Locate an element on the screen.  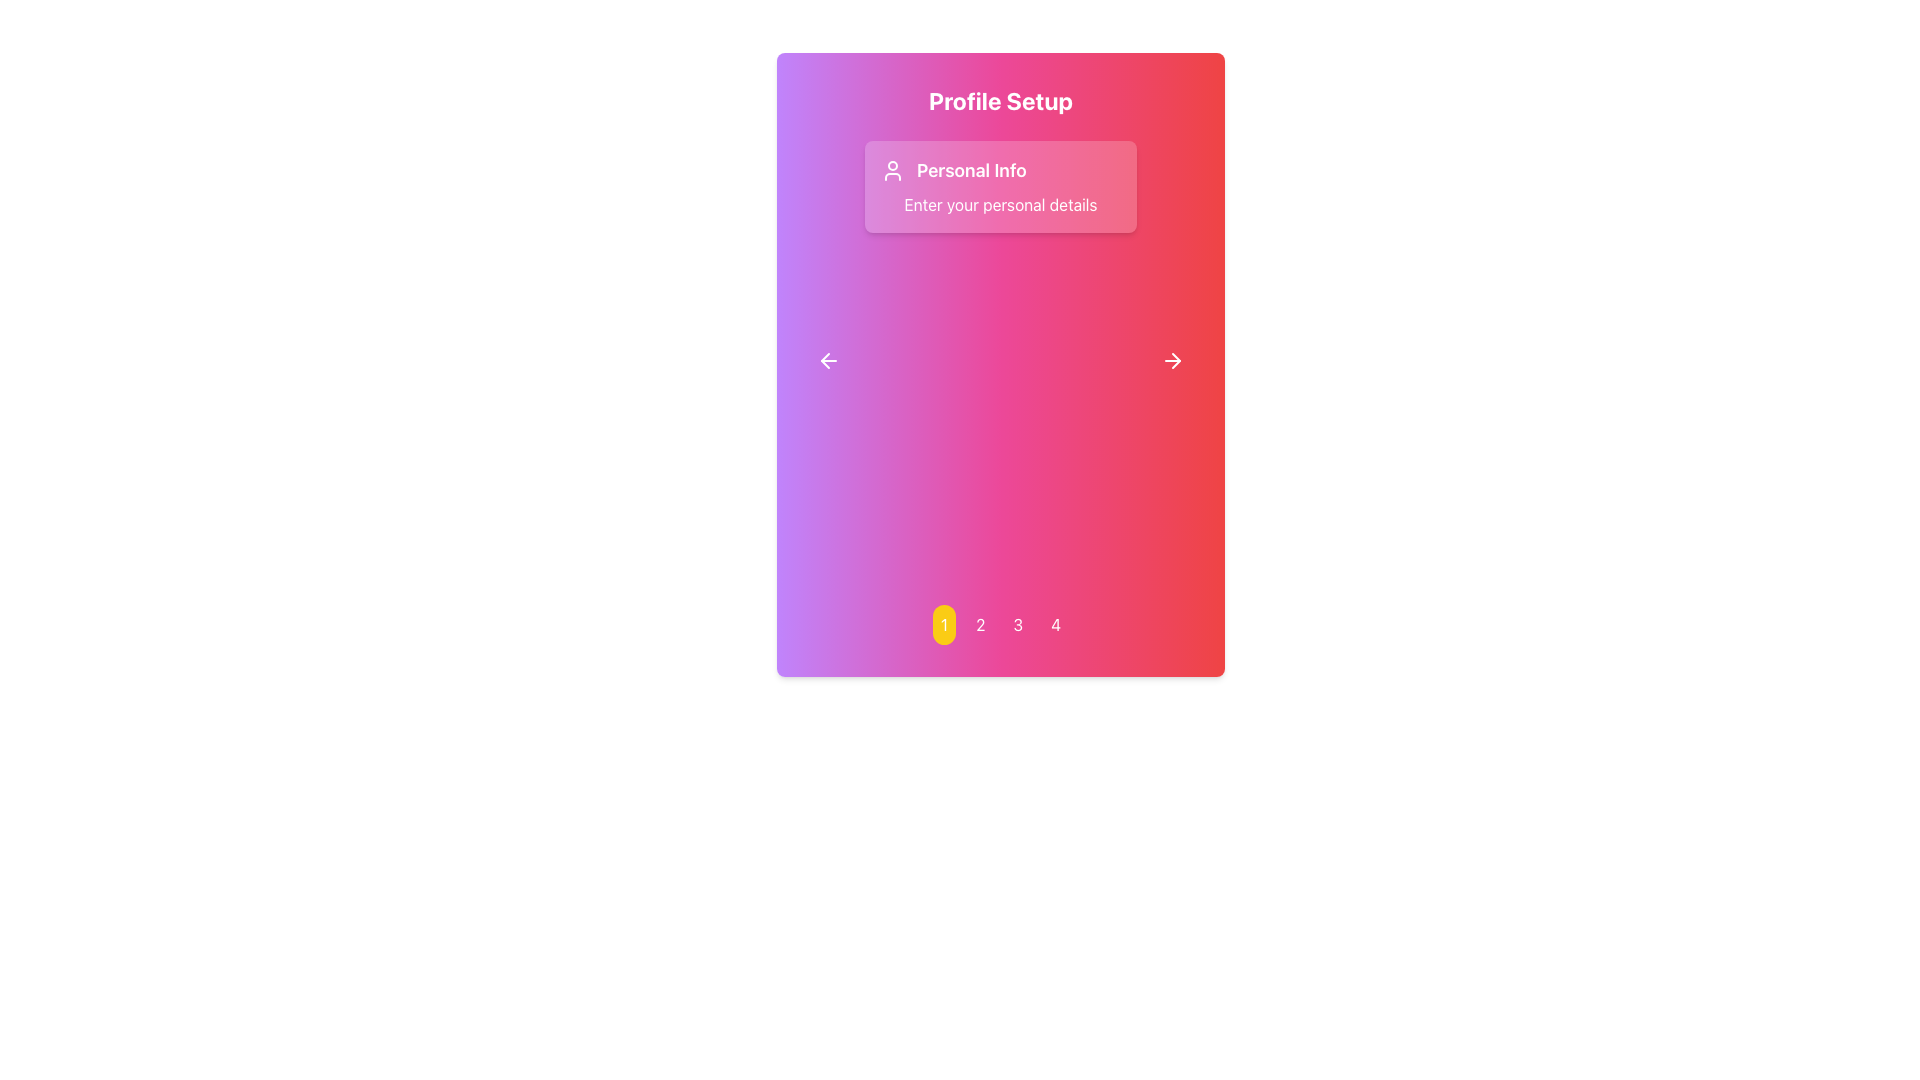
the fourth step navigation indicator is located at coordinates (1055, 623).